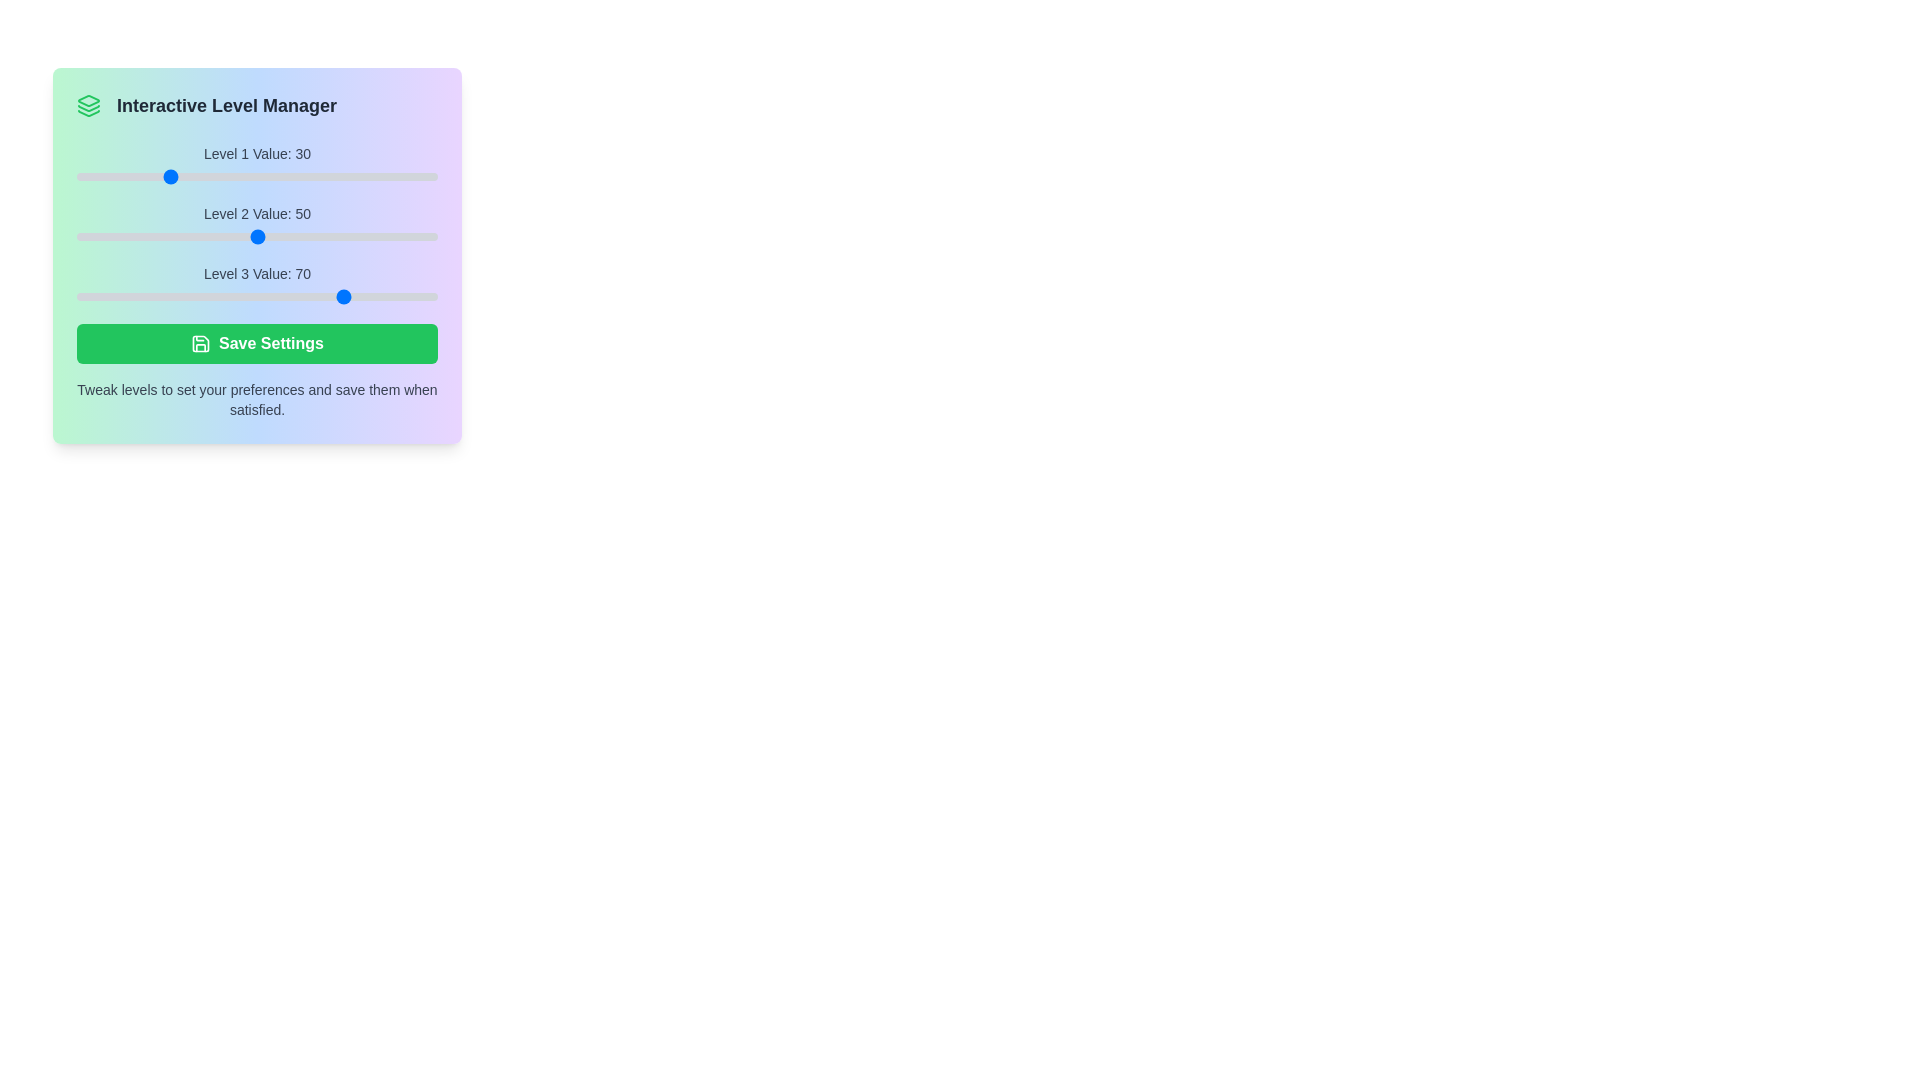 Image resolution: width=1920 pixels, height=1080 pixels. I want to click on the slider value, so click(297, 235).